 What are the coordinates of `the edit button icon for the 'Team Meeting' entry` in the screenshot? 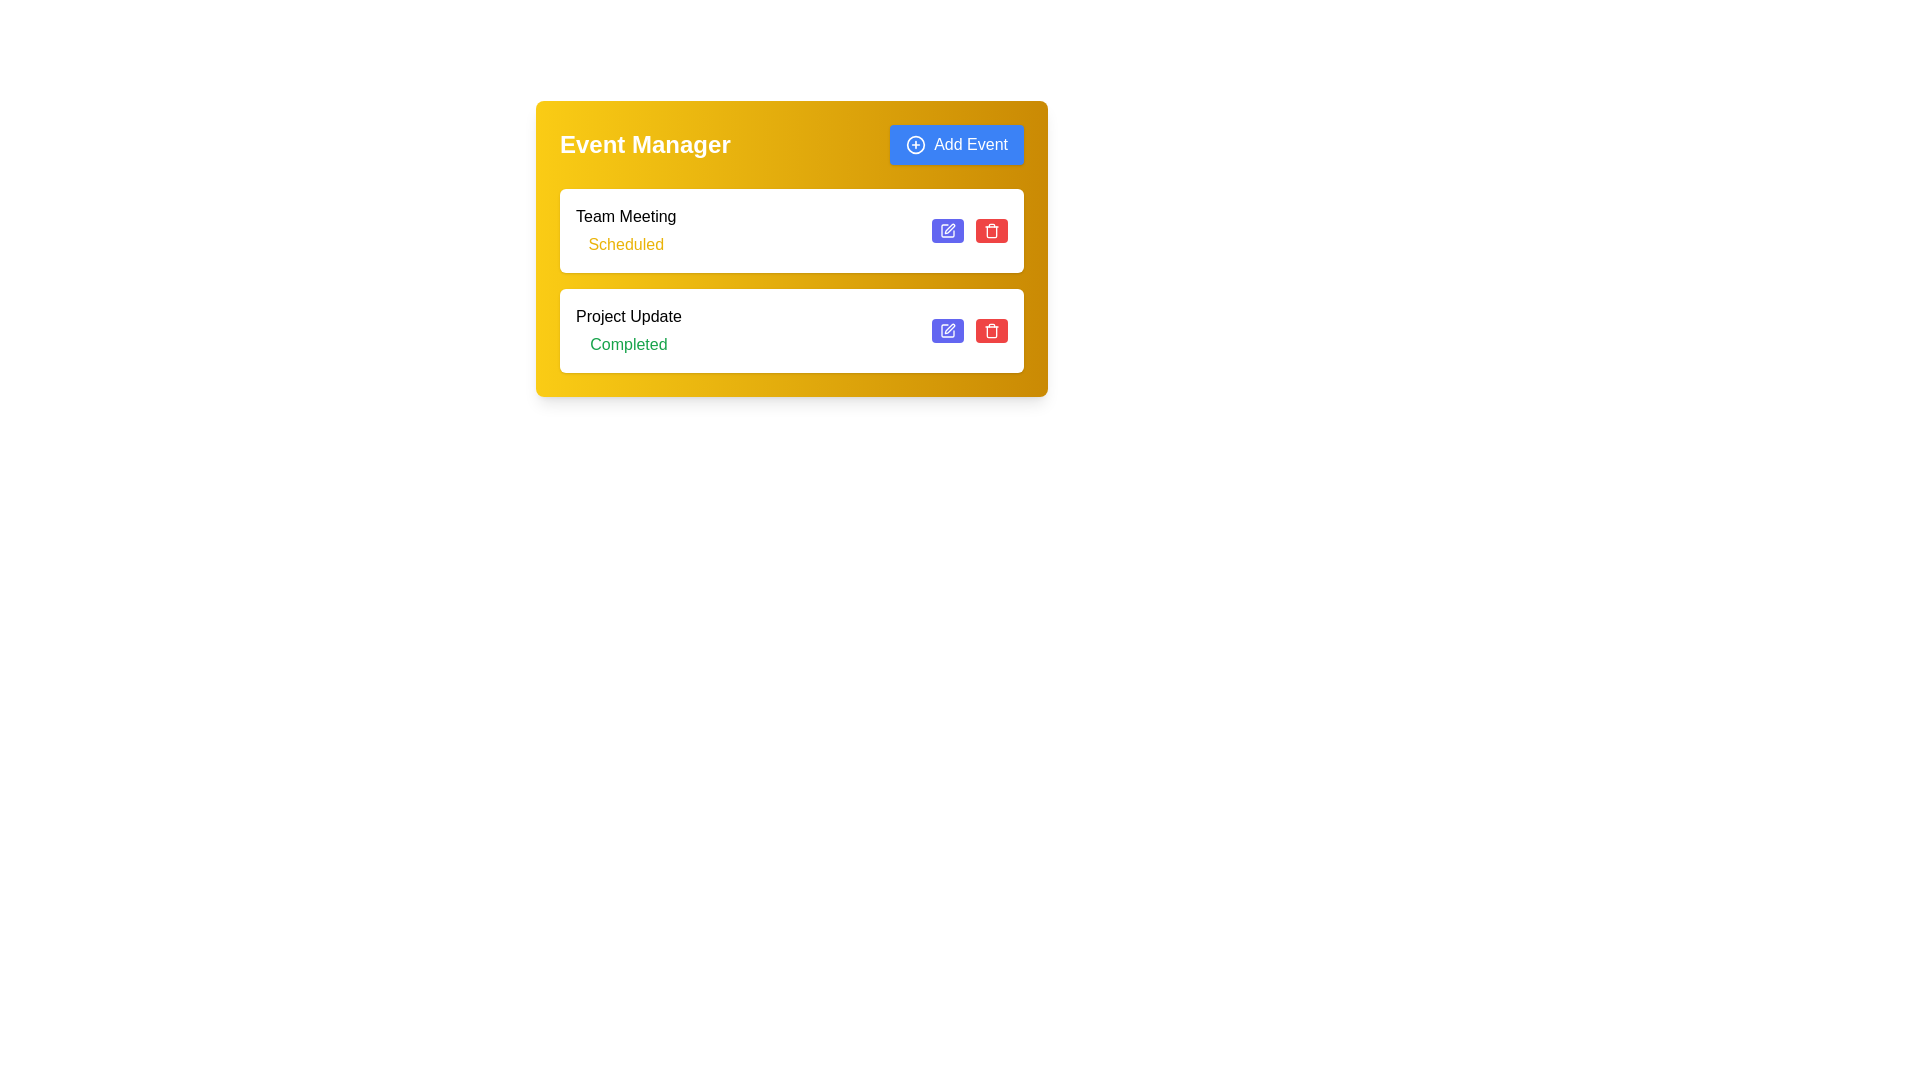 It's located at (947, 330).